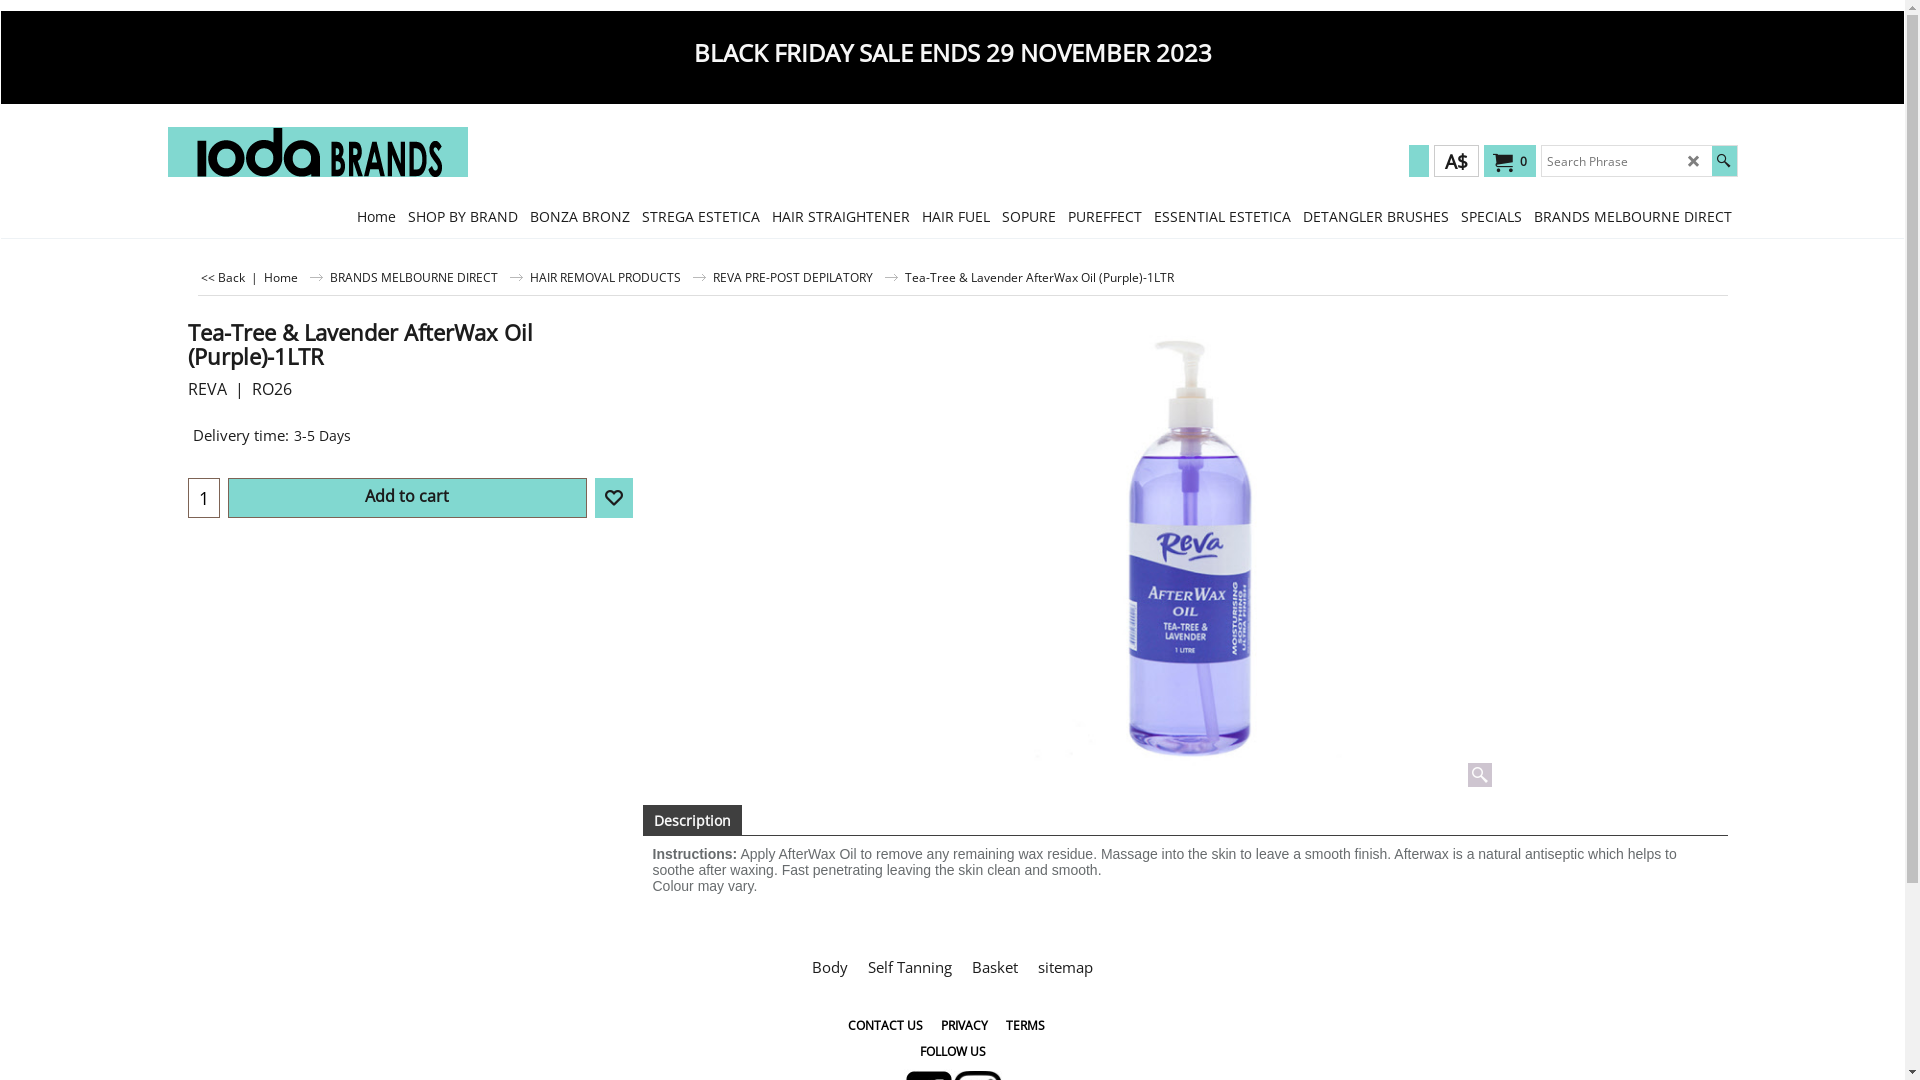  Describe the element at coordinates (405, 496) in the screenshot. I see `'Add to cart'` at that location.